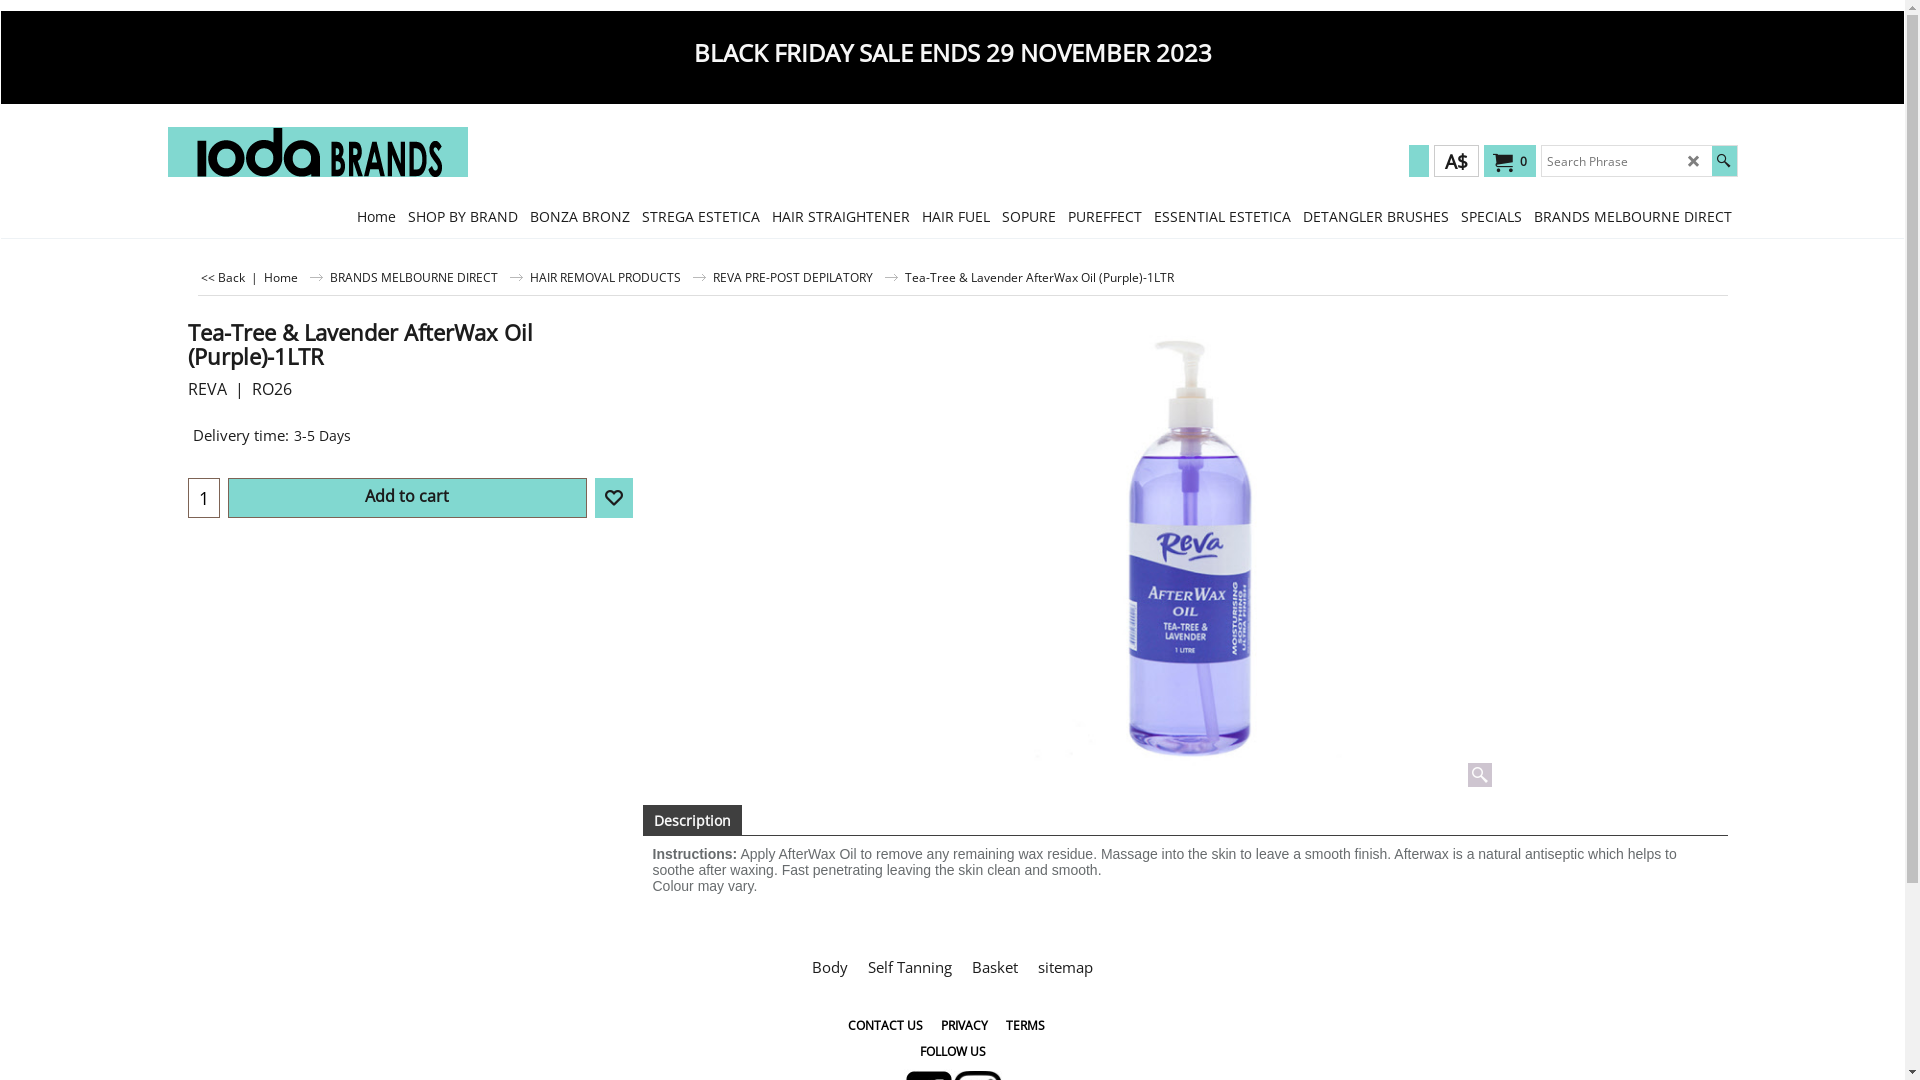  Describe the element at coordinates (405, 496) in the screenshot. I see `'Add to cart'` at that location.